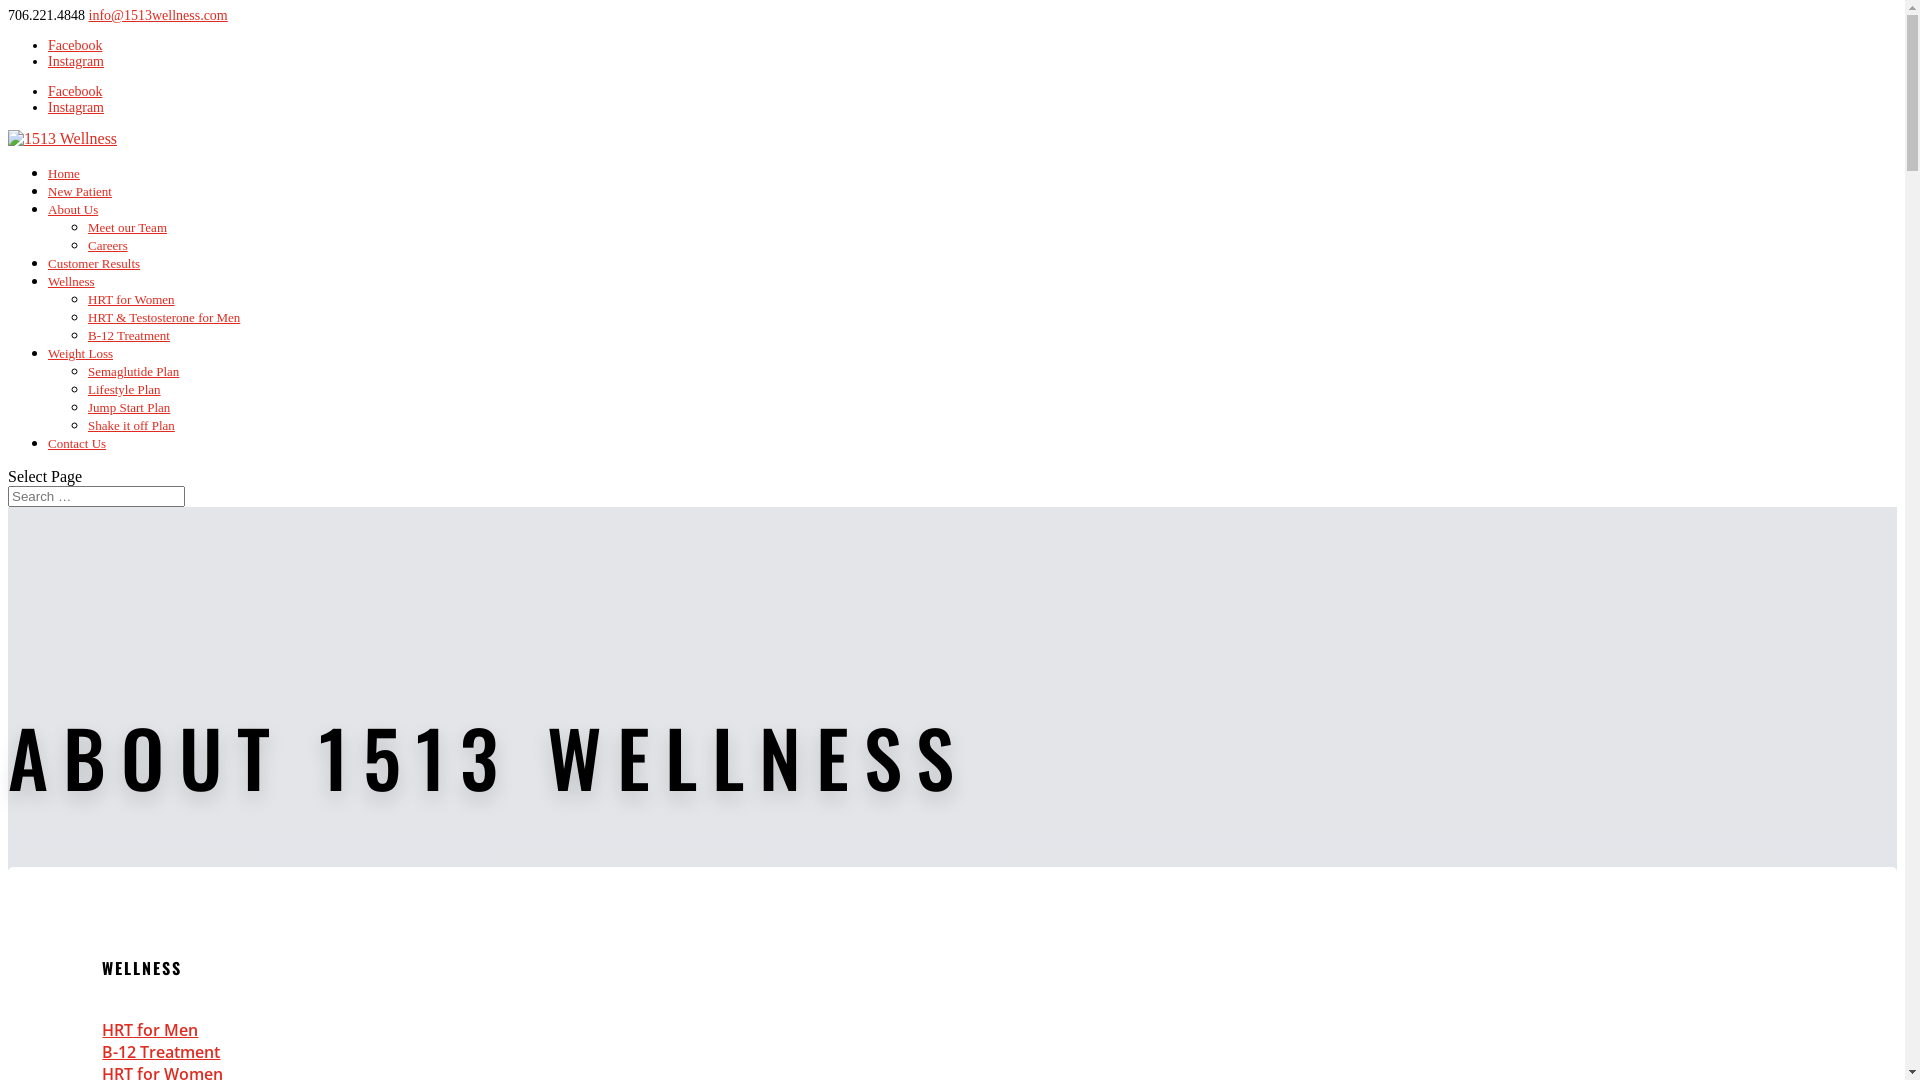  What do you see at coordinates (130, 424) in the screenshot?
I see `'Shake it off Plan'` at bounding box center [130, 424].